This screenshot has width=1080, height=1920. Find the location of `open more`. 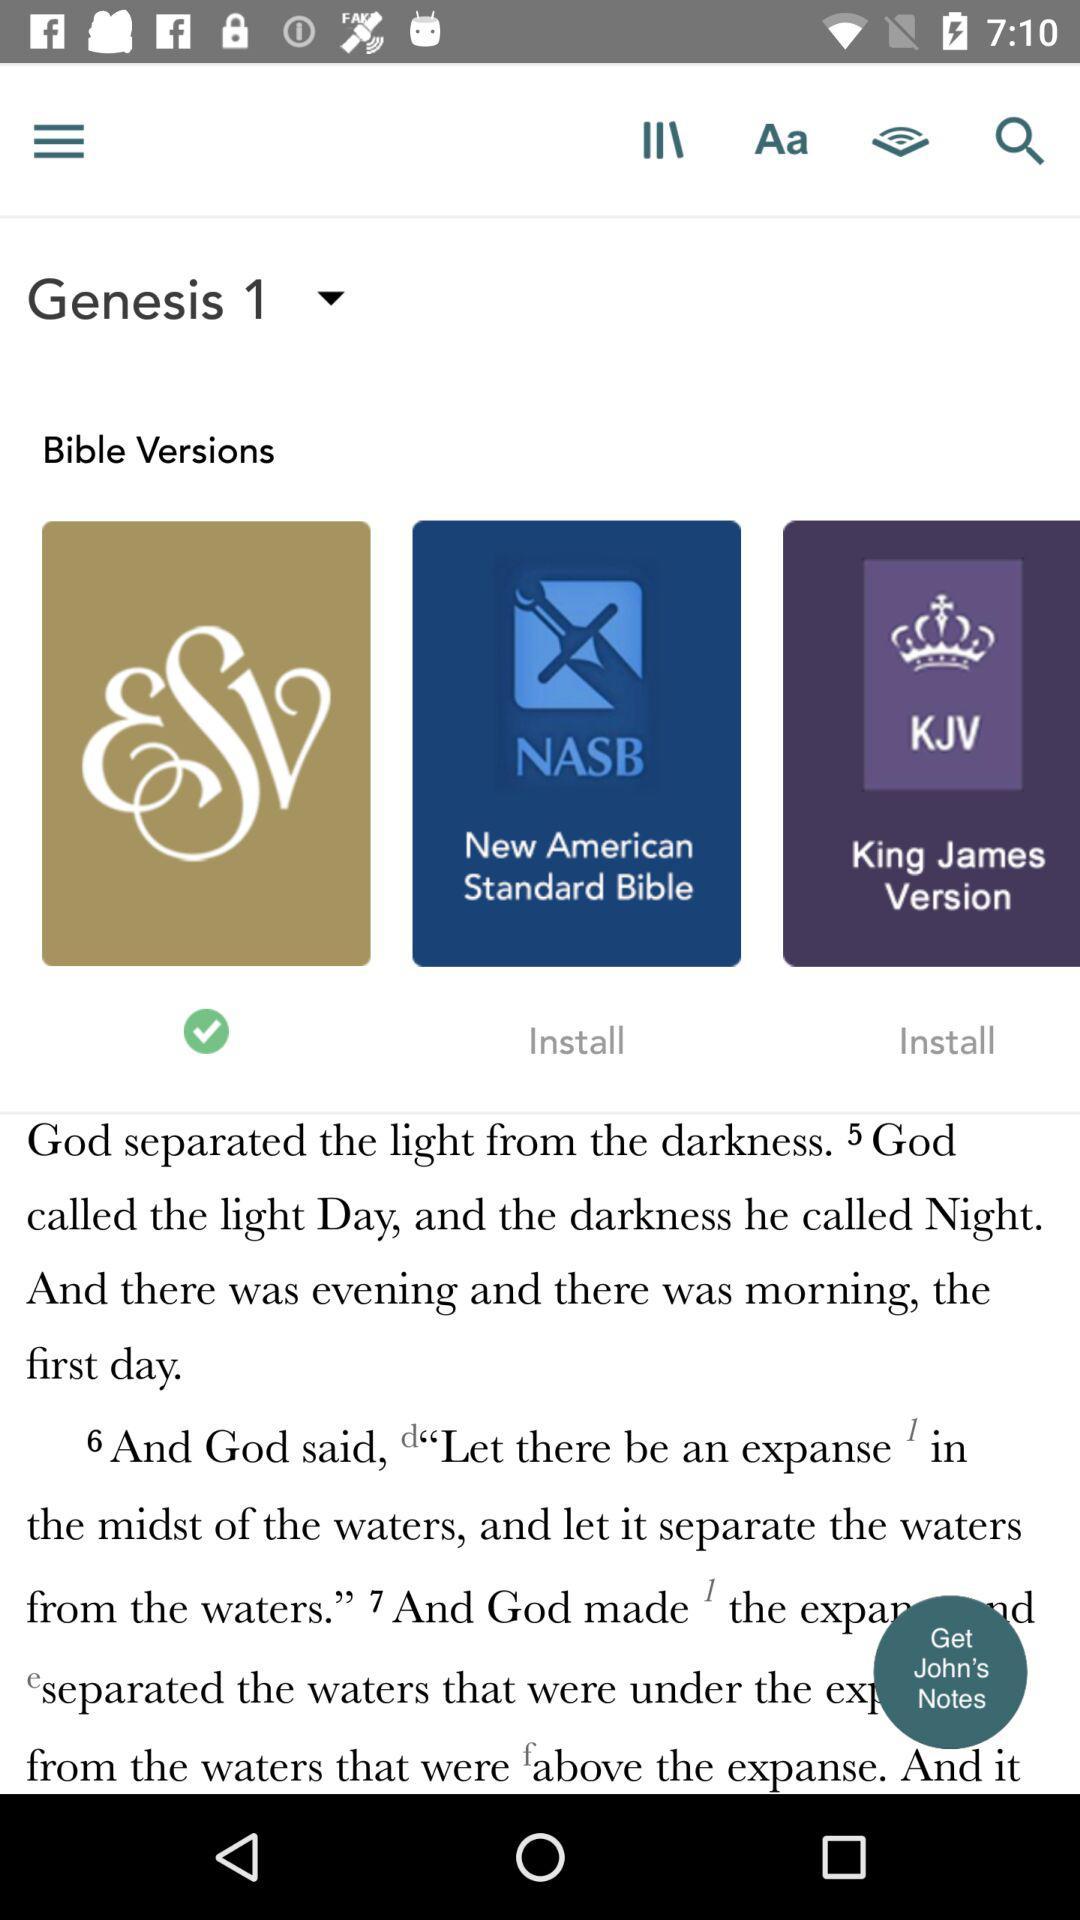

open more is located at coordinates (662, 139).